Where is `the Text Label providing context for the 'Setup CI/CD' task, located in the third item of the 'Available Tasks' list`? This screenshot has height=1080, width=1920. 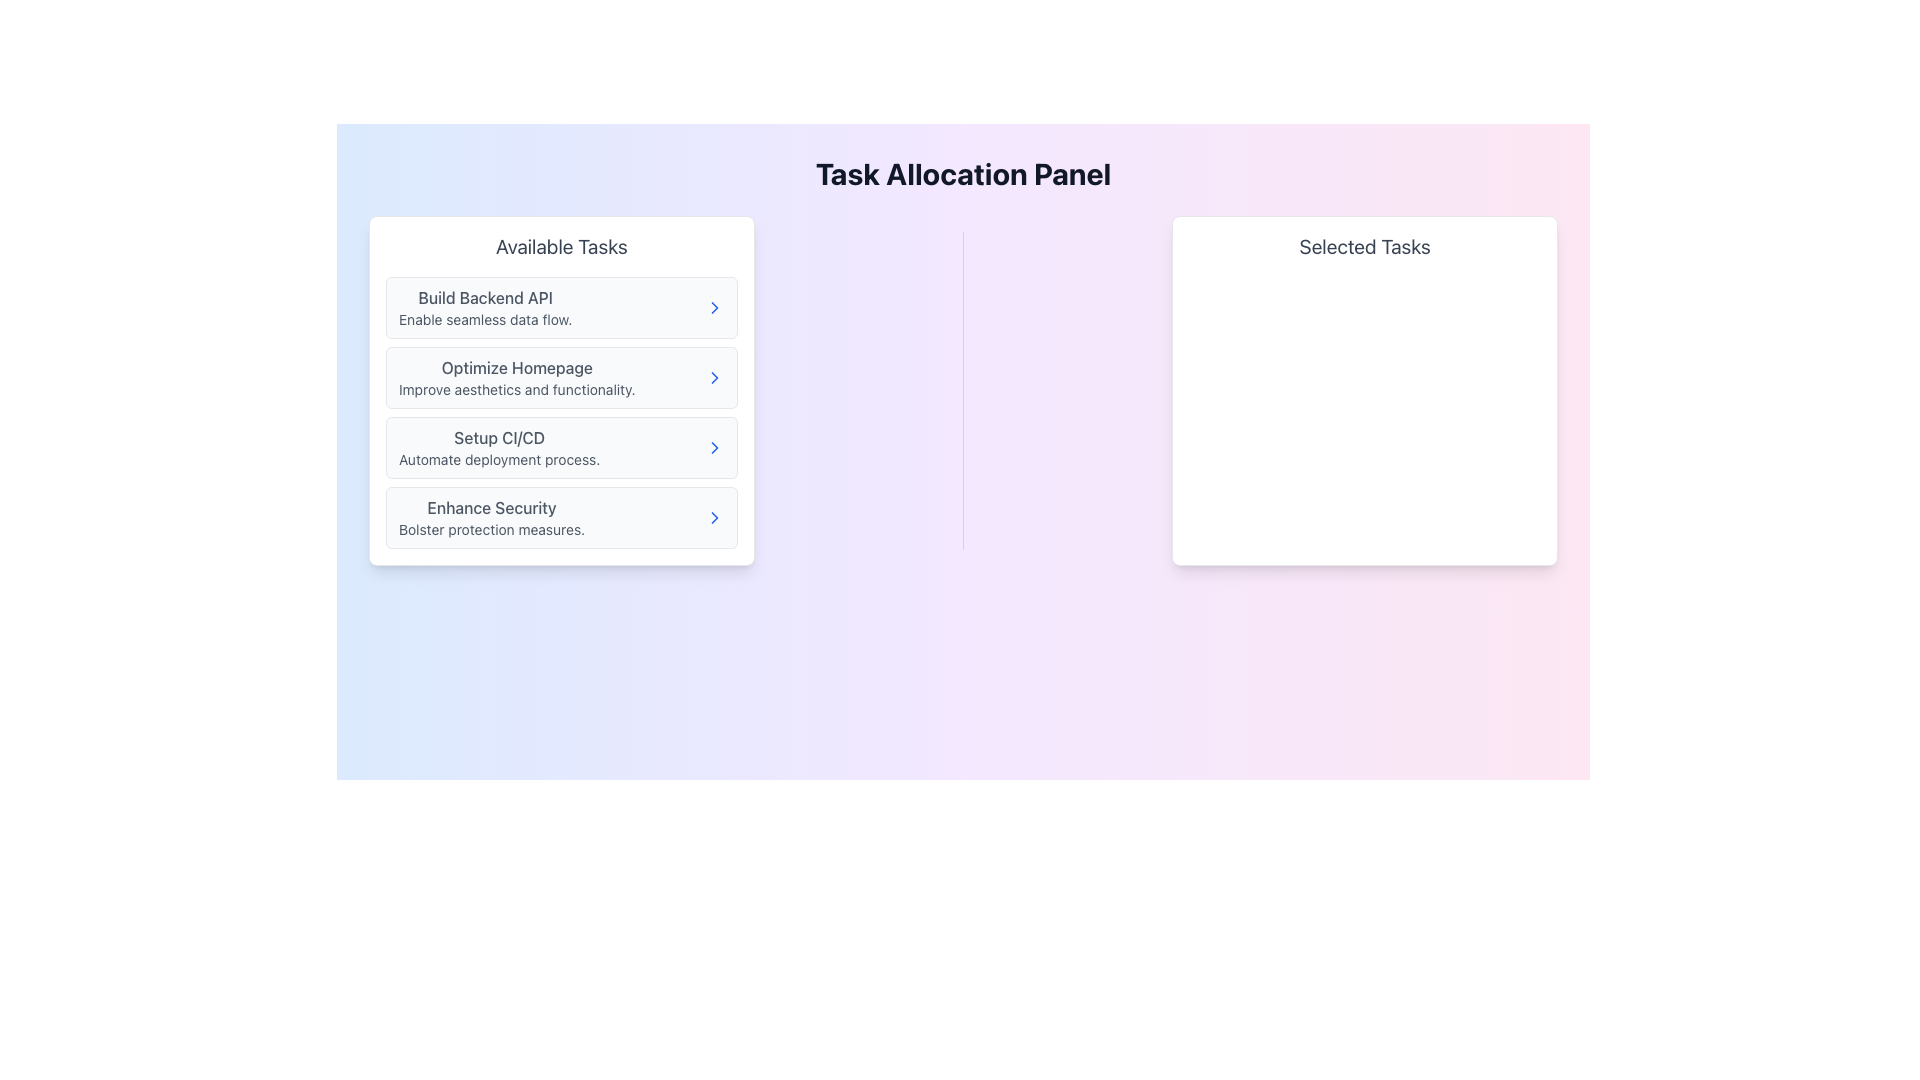 the Text Label providing context for the 'Setup CI/CD' task, located in the third item of the 'Available Tasks' list is located at coordinates (499, 459).